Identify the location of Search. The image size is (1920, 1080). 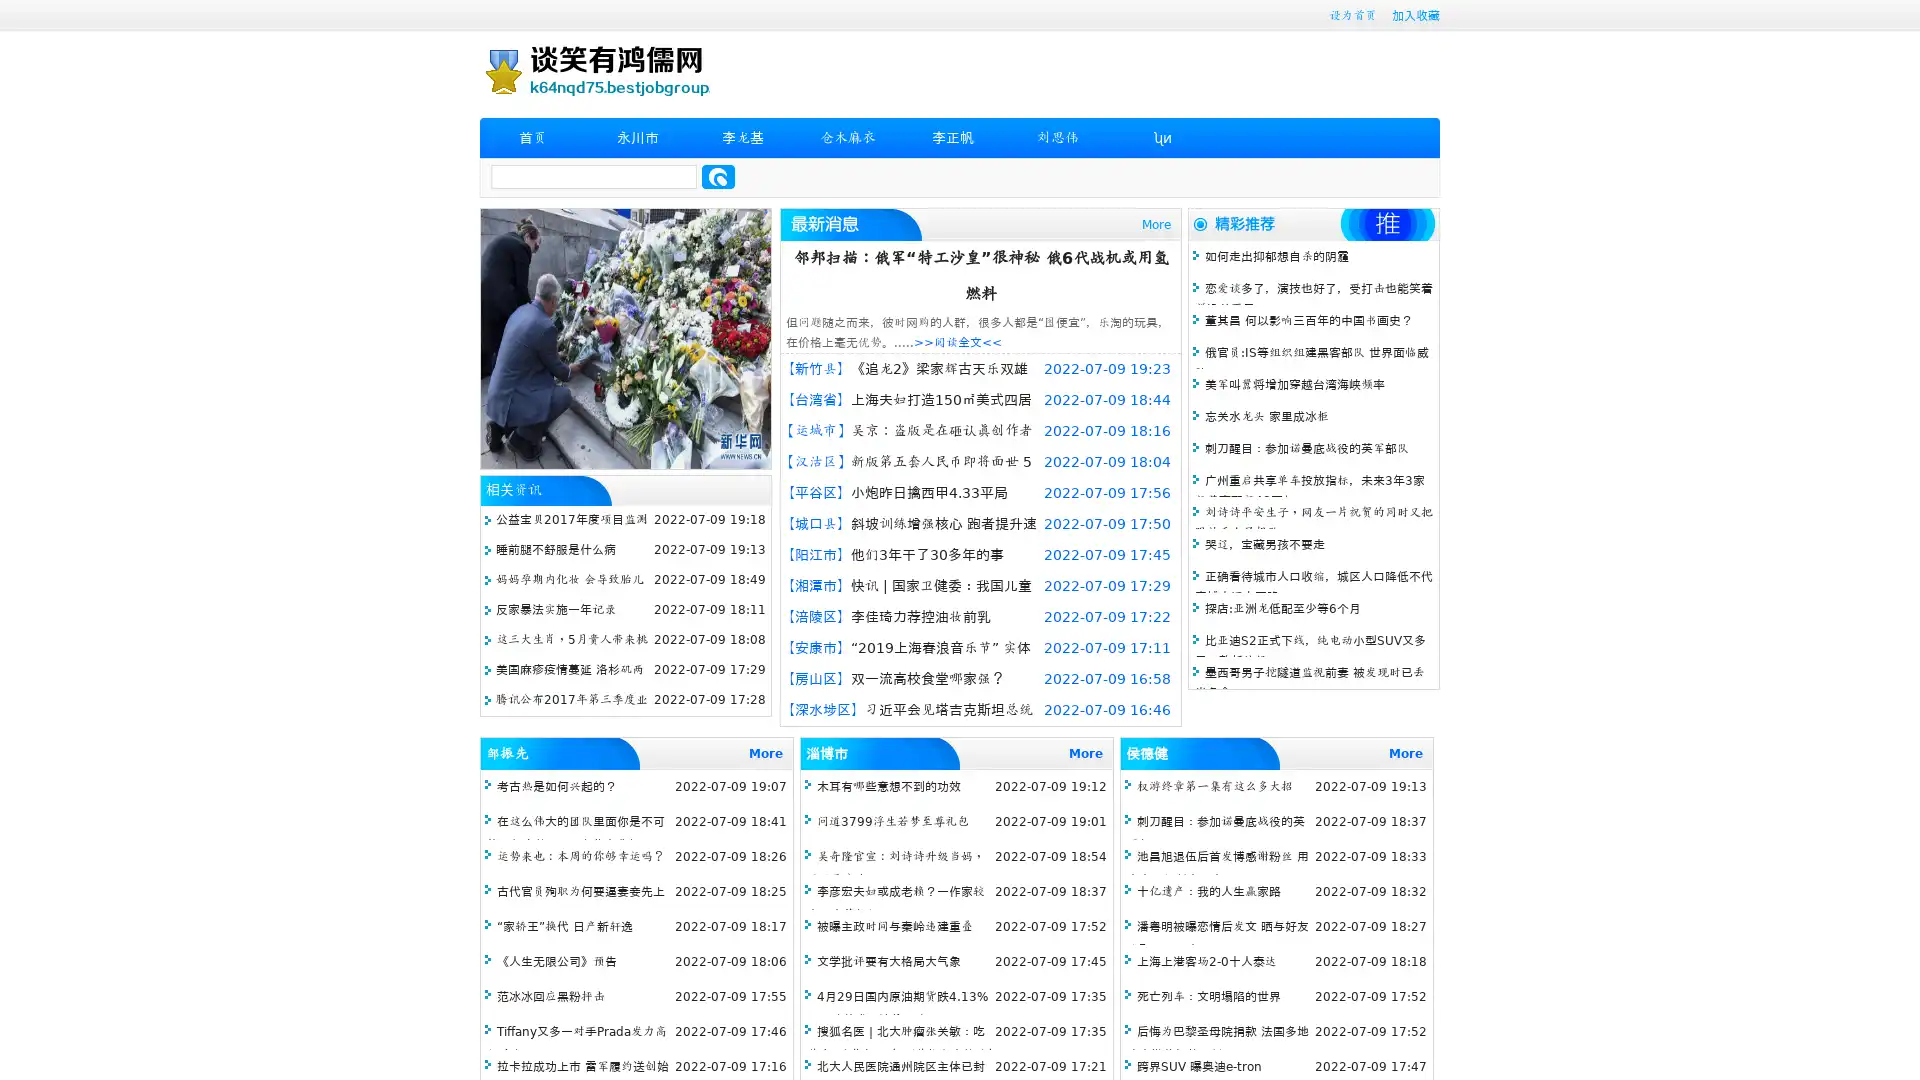
(718, 176).